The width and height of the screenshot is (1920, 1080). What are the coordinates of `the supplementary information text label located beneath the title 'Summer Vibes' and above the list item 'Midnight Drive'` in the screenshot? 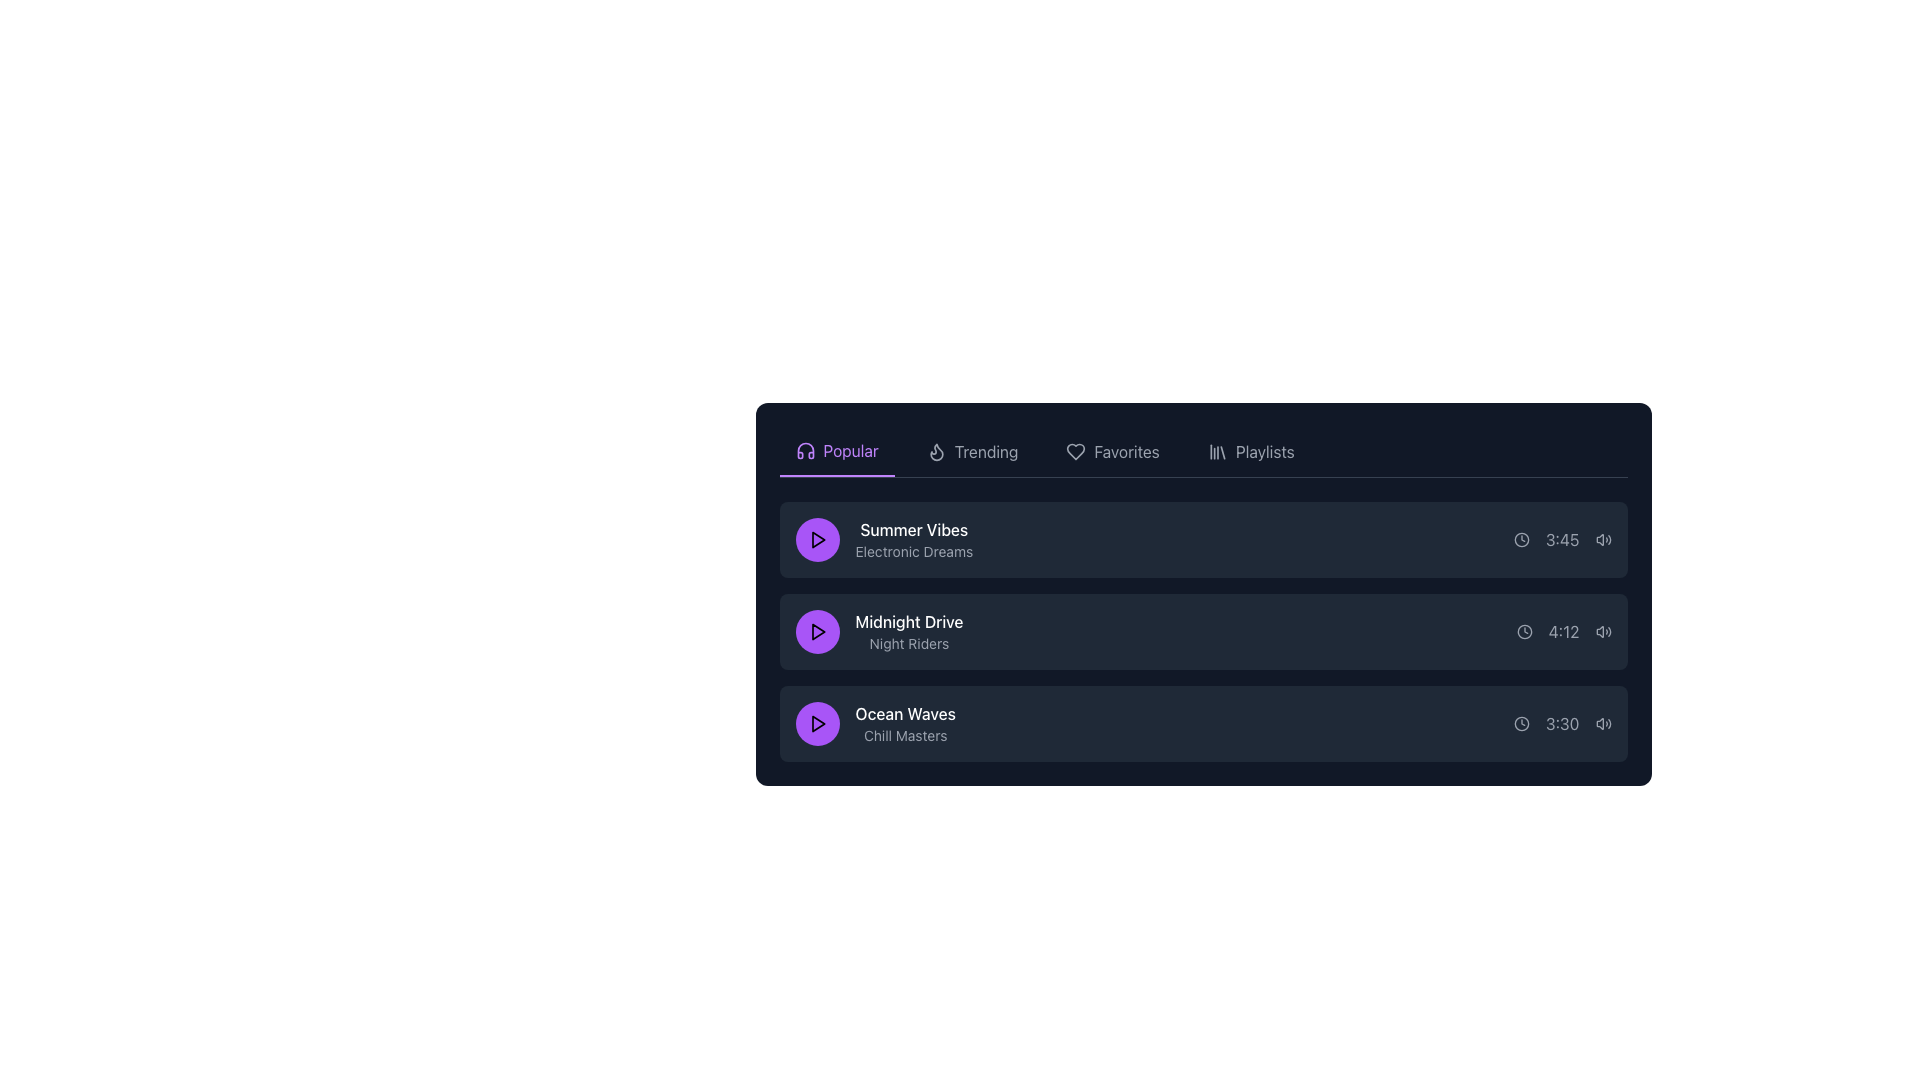 It's located at (913, 551).